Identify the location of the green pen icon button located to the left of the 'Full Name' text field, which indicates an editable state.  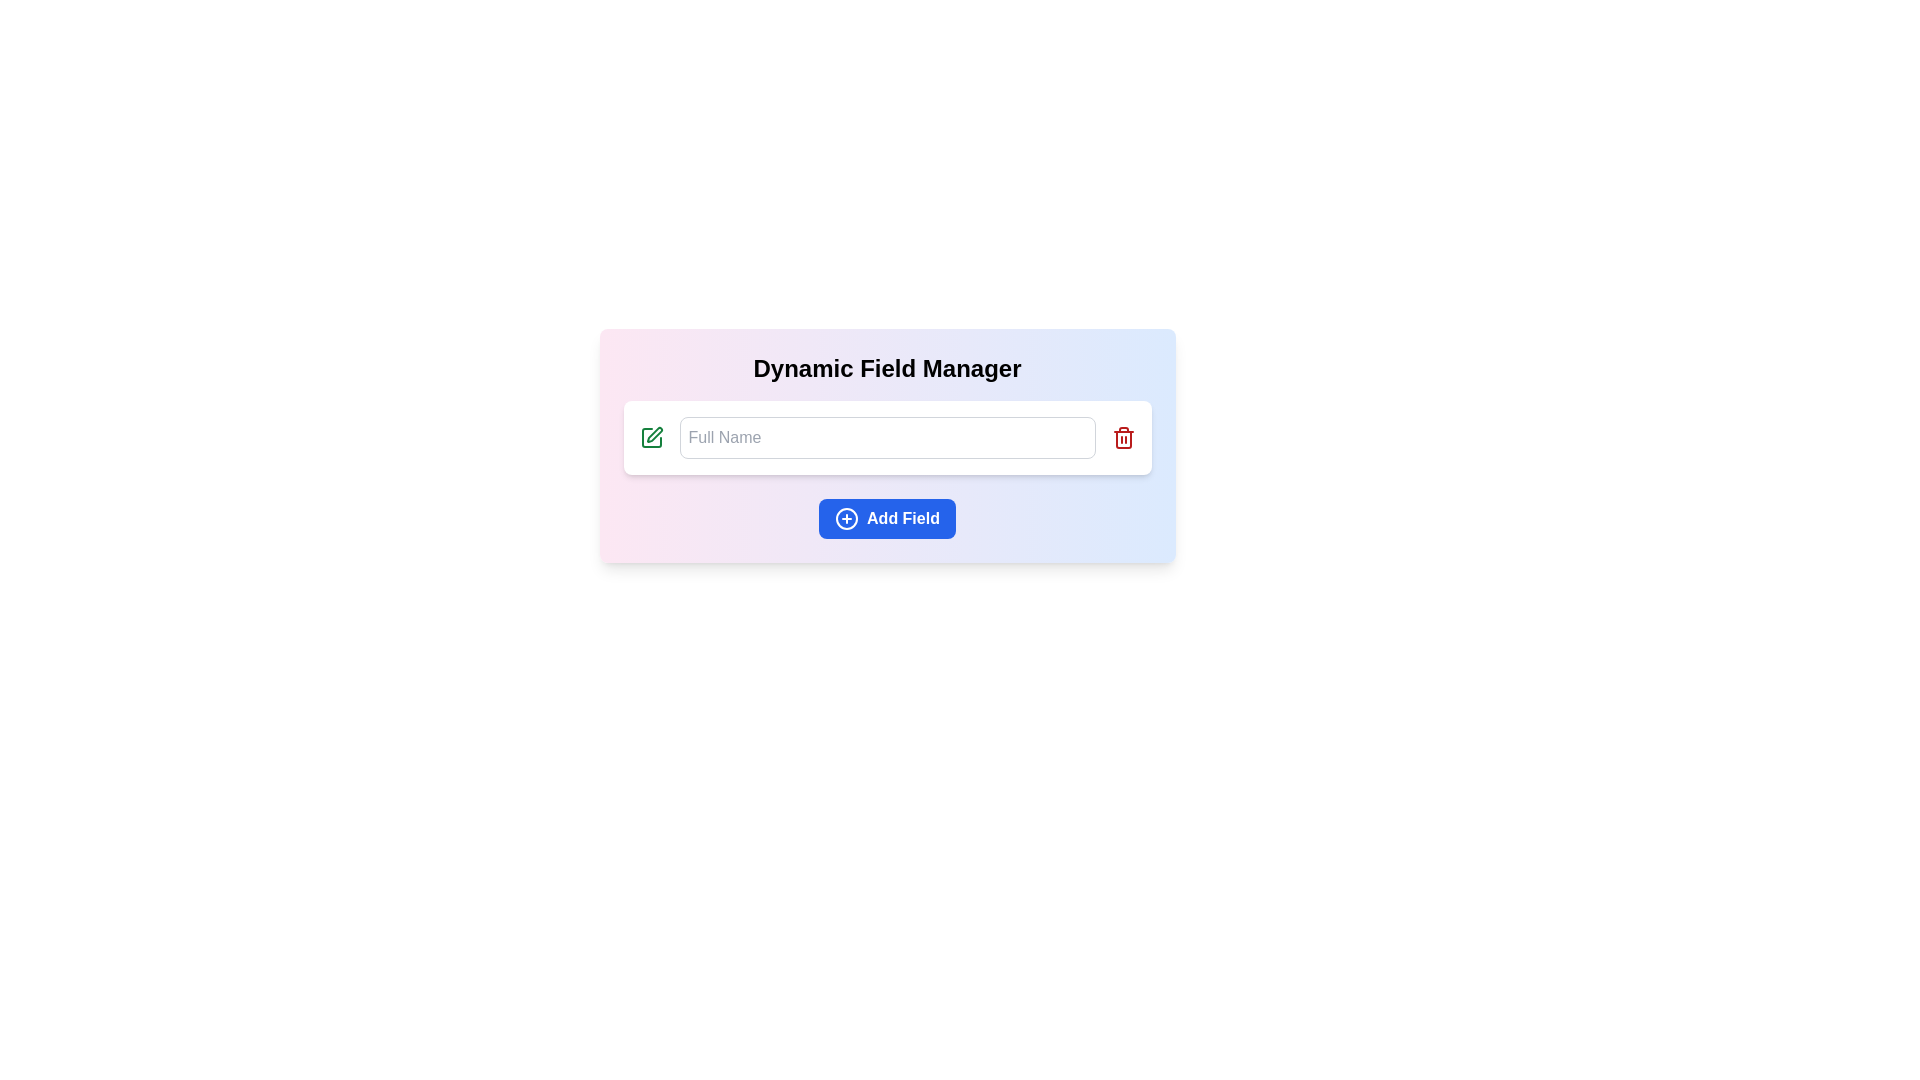
(651, 437).